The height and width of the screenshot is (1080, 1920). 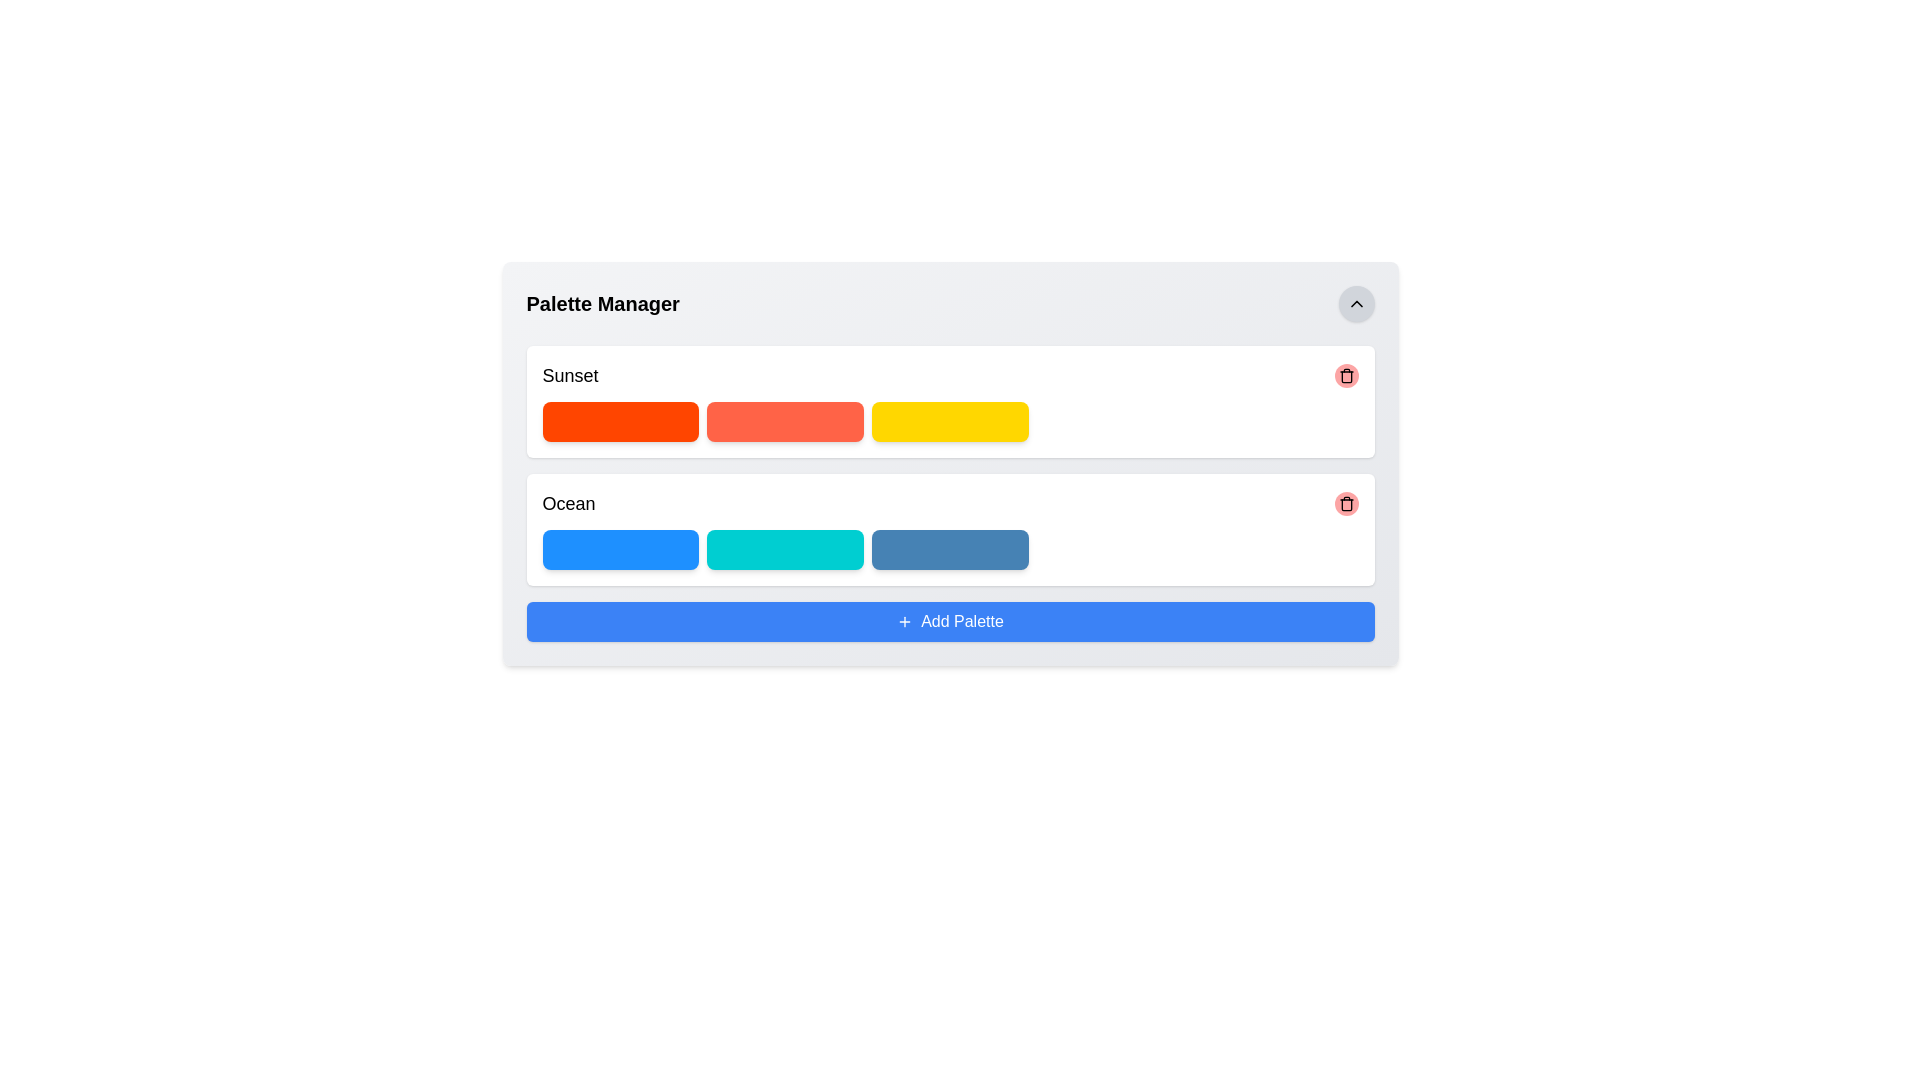 What do you see at coordinates (1356, 304) in the screenshot?
I see `the circular button with a light gray background and a black upward arrow` at bounding box center [1356, 304].